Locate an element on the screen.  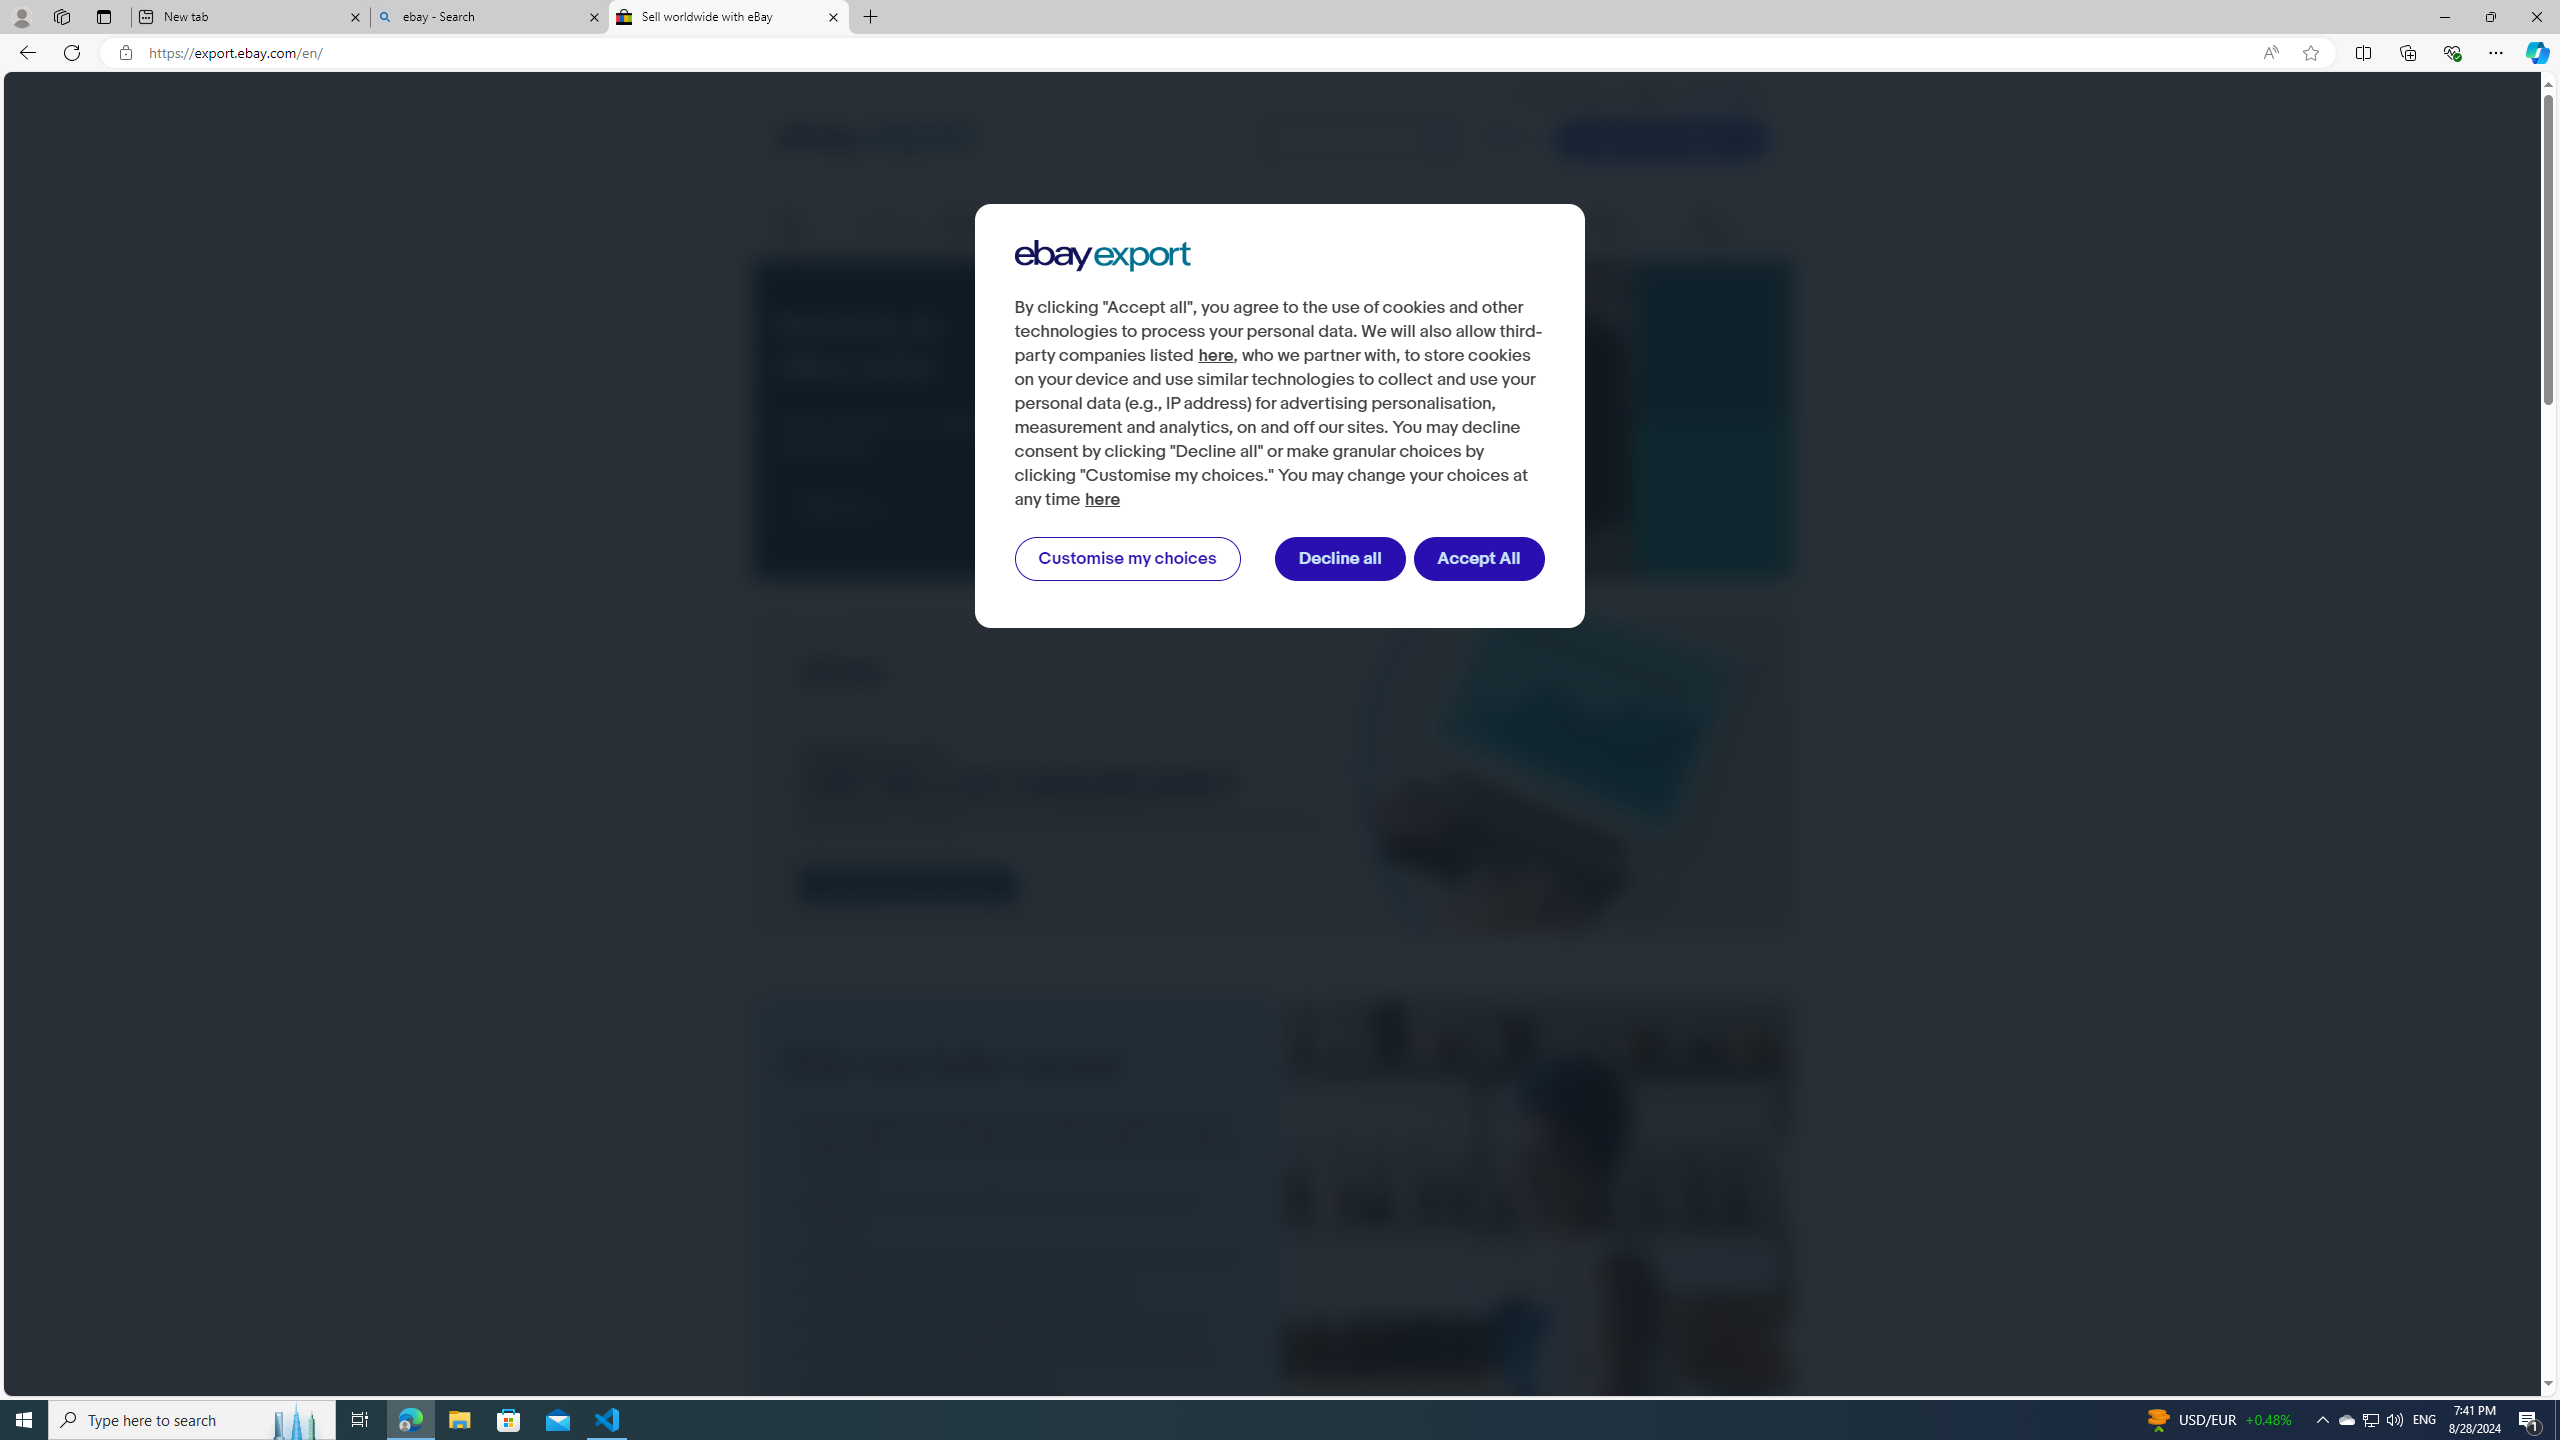
'Class: header__logo' is located at coordinates (876, 138).